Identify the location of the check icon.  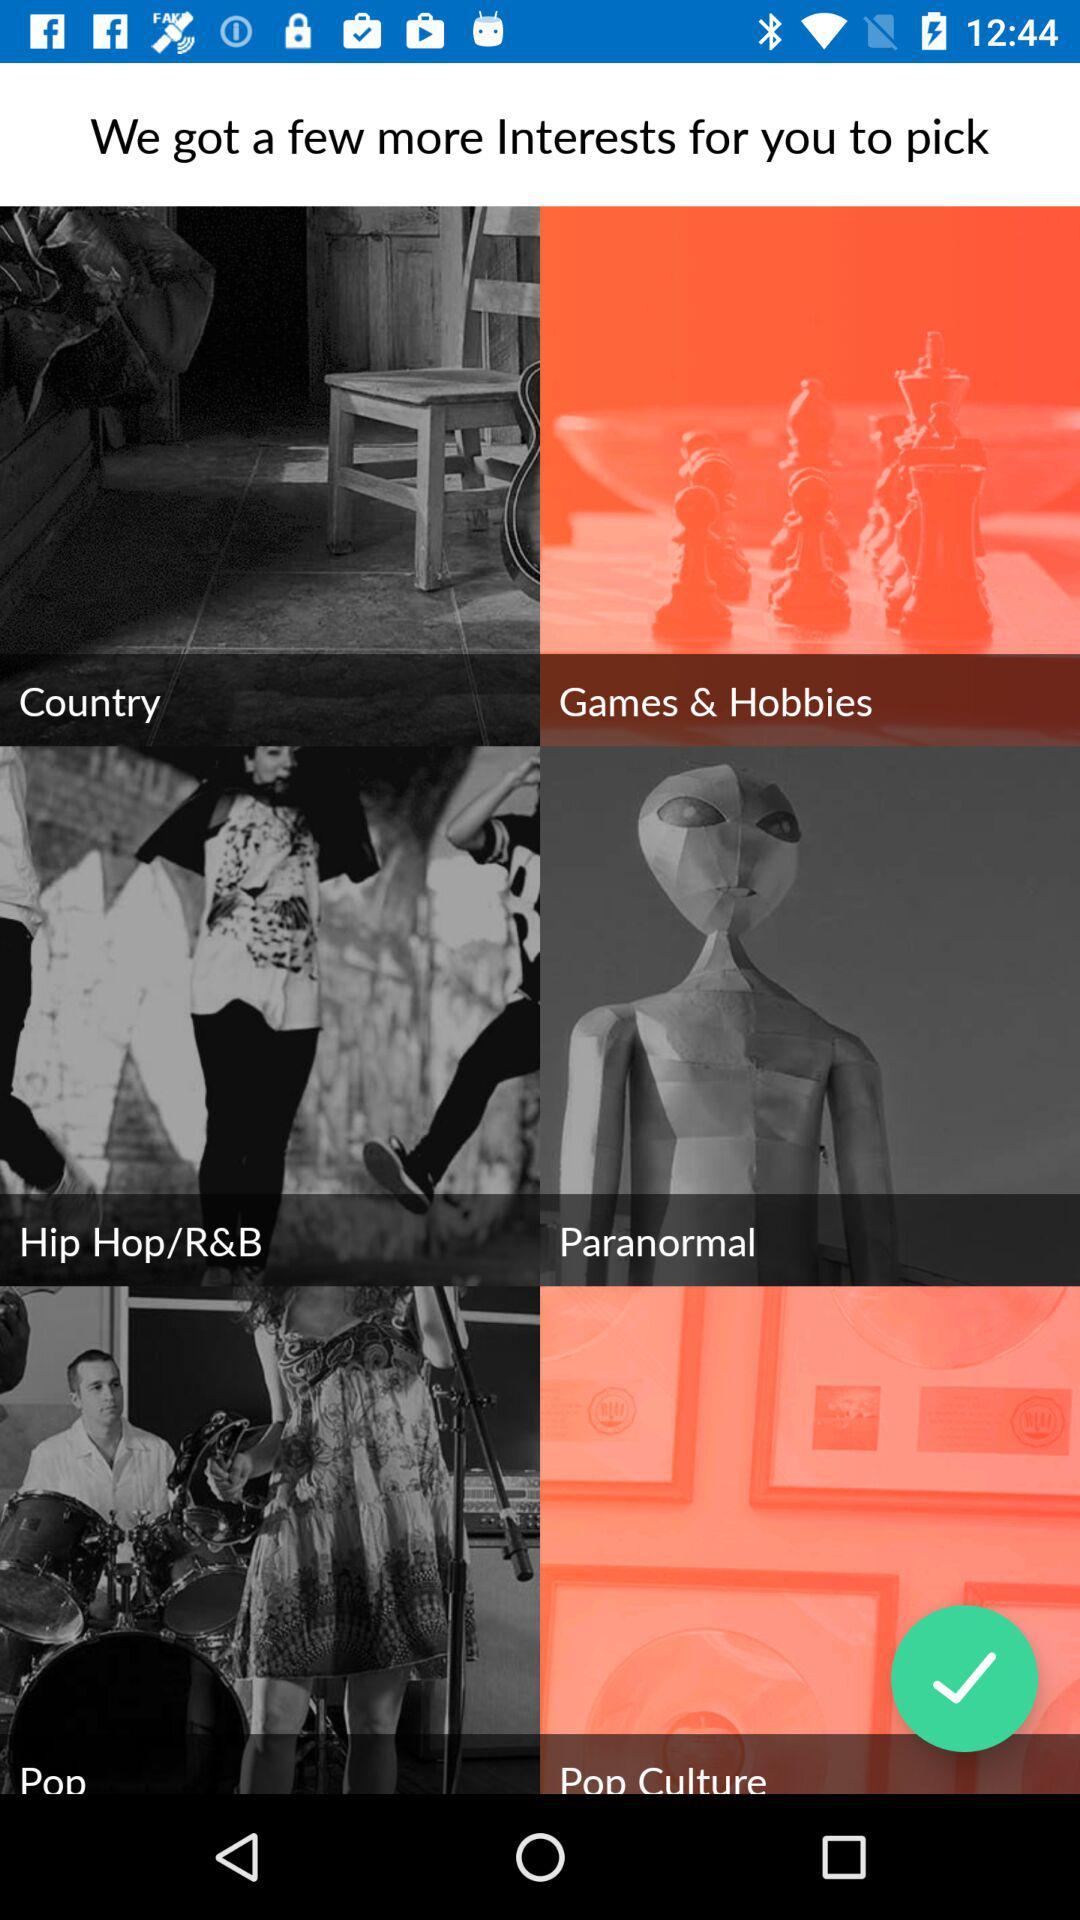
(963, 1678).